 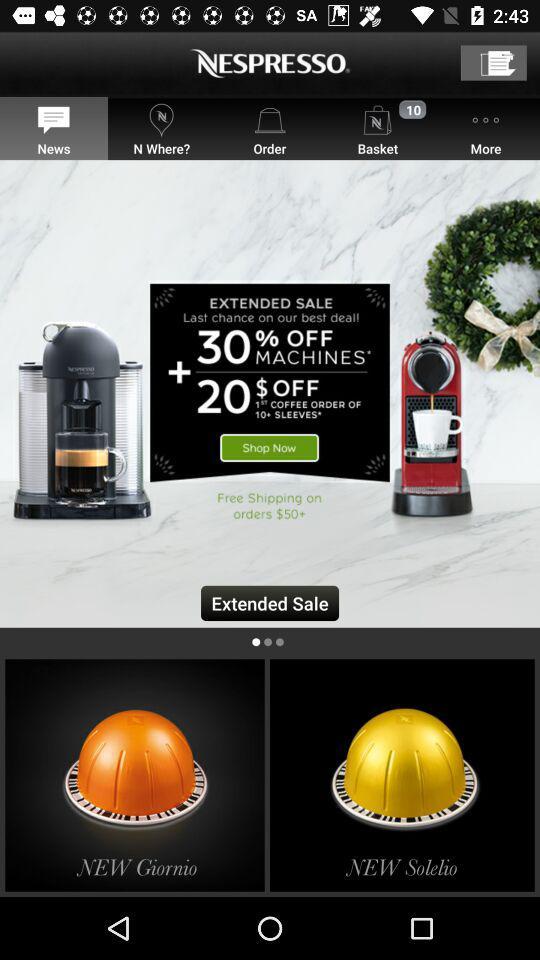 What do you see at coordinates (492, 62) in the screenshot?
I see `on notes icon` at bounding box center [492, 62].